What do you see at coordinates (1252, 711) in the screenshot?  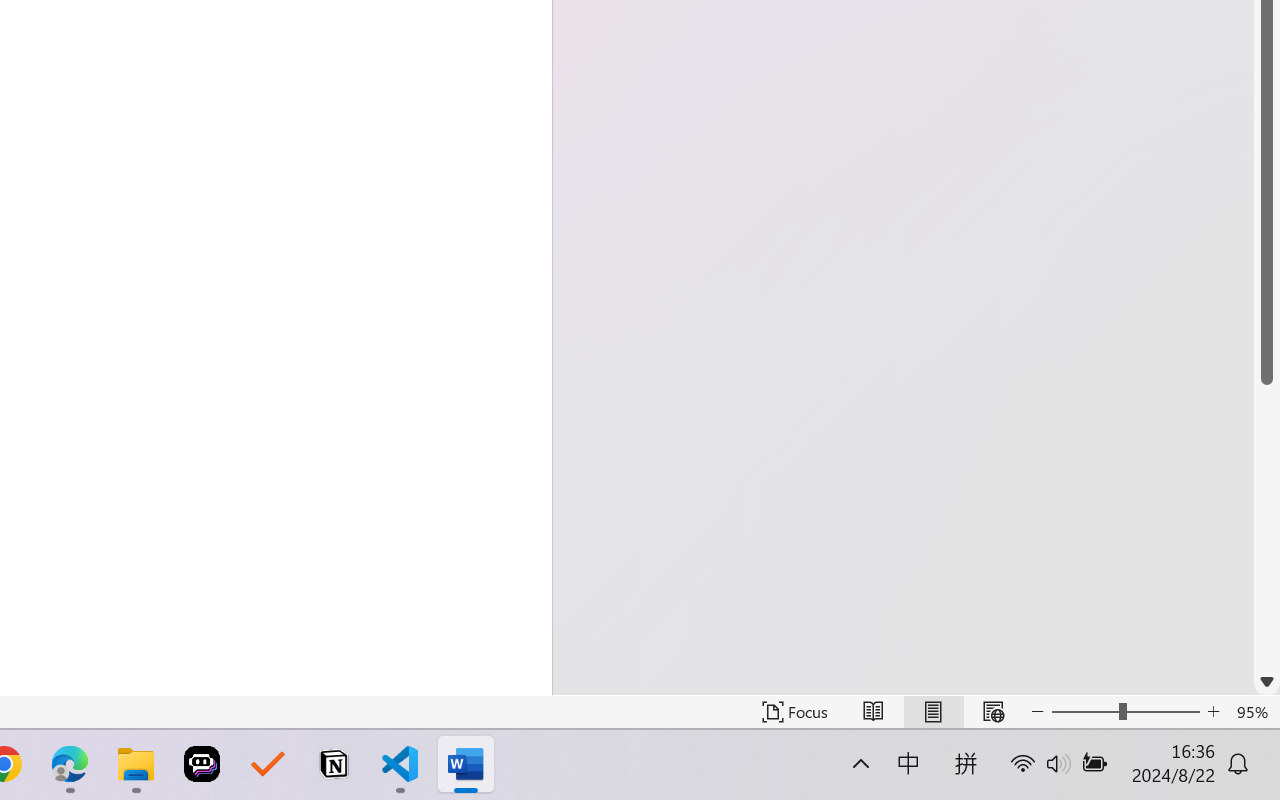 I see `'Zoom 95%'` at bounding box center [1252, 711].